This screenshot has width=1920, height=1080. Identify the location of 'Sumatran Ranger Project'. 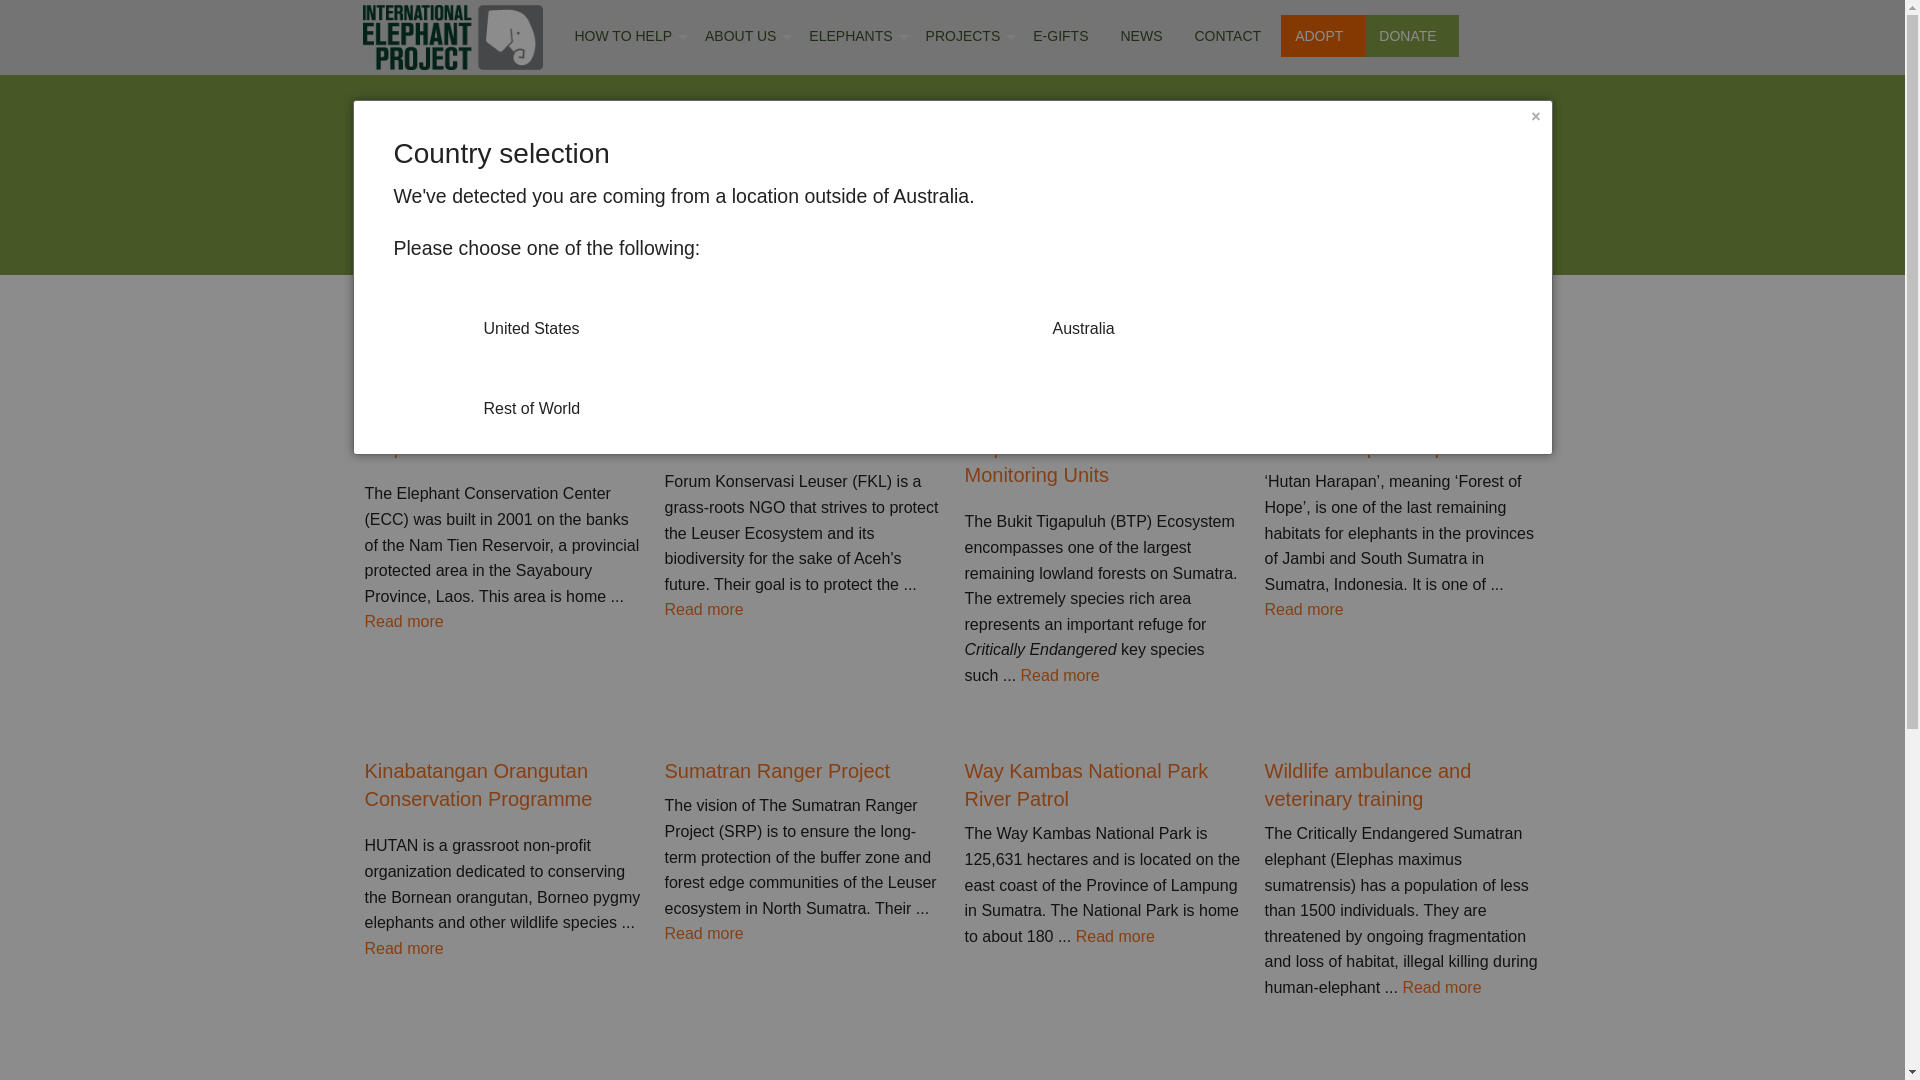
(801, 770).